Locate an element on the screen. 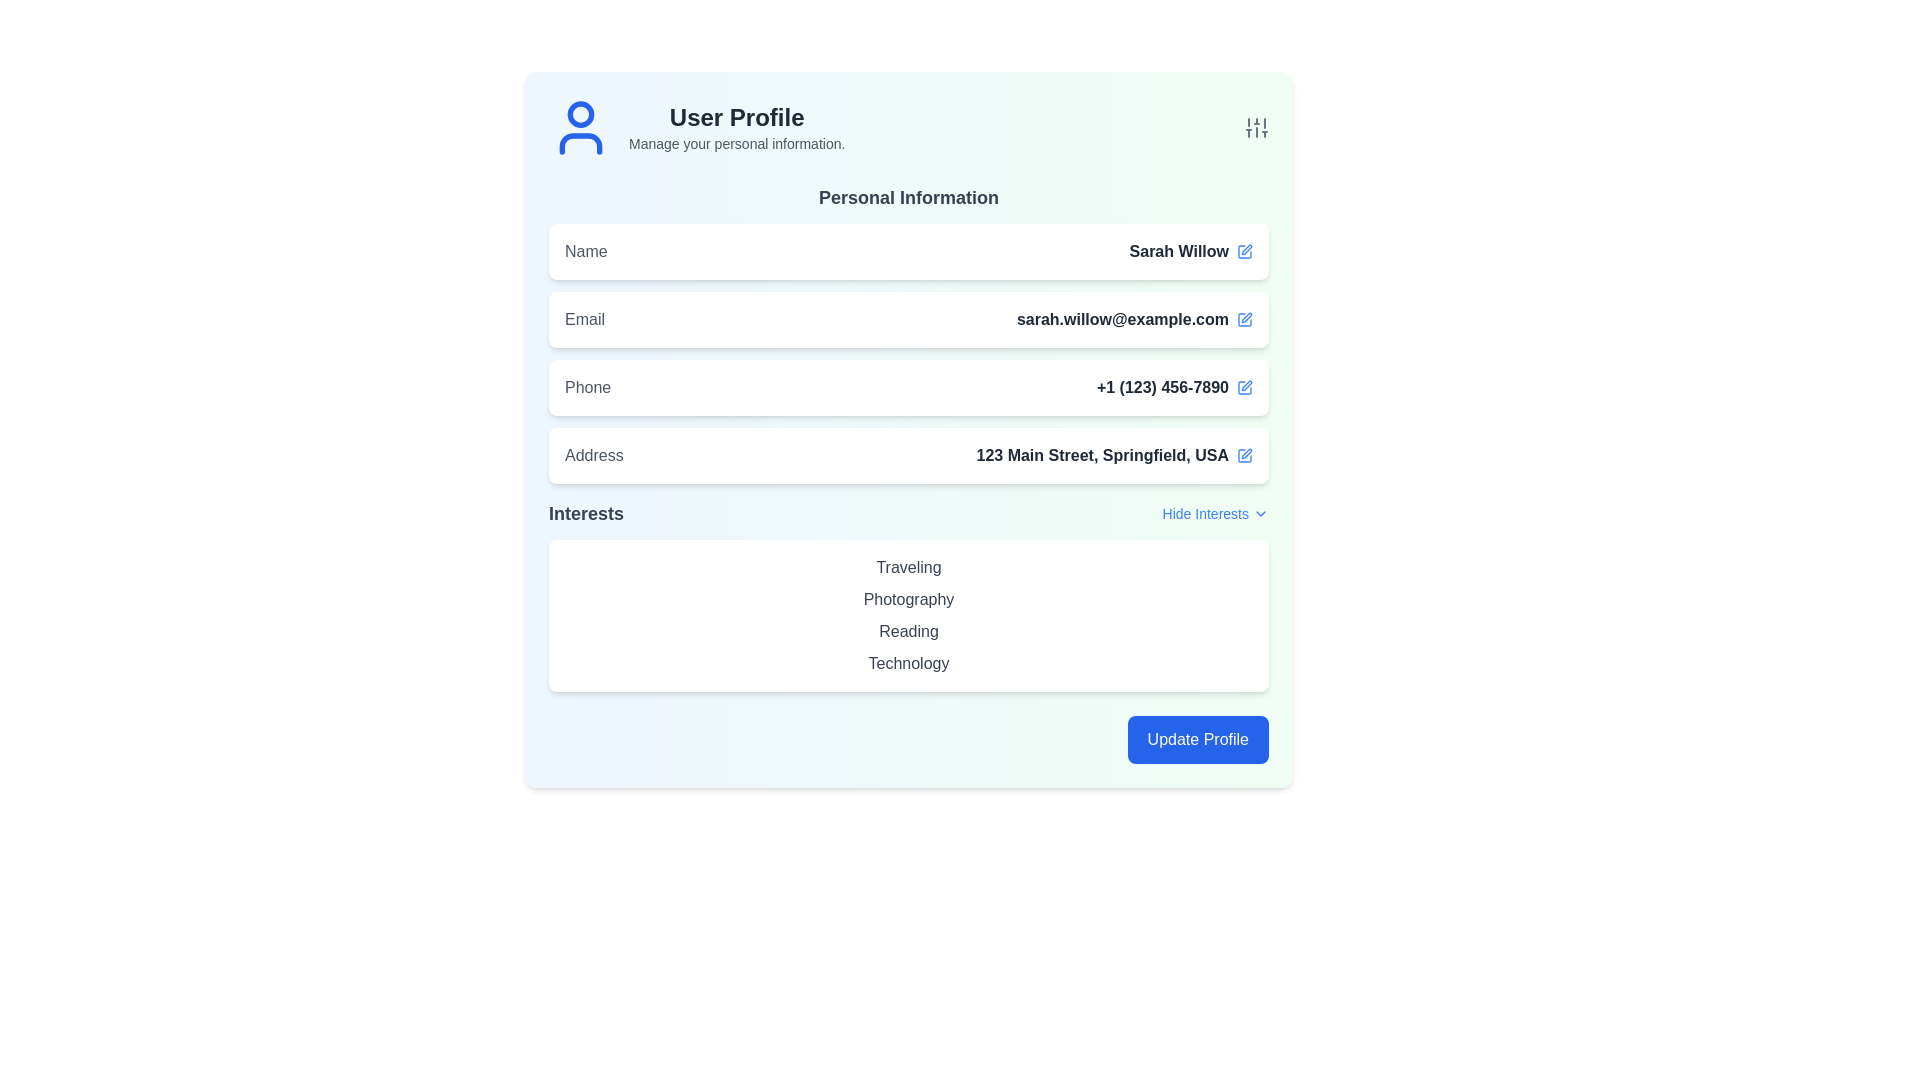  the phone number display field located in the 'Phone' section of the user profile layout, situated to the right of the 'Phone' label is located at coordinates (1175, 388).